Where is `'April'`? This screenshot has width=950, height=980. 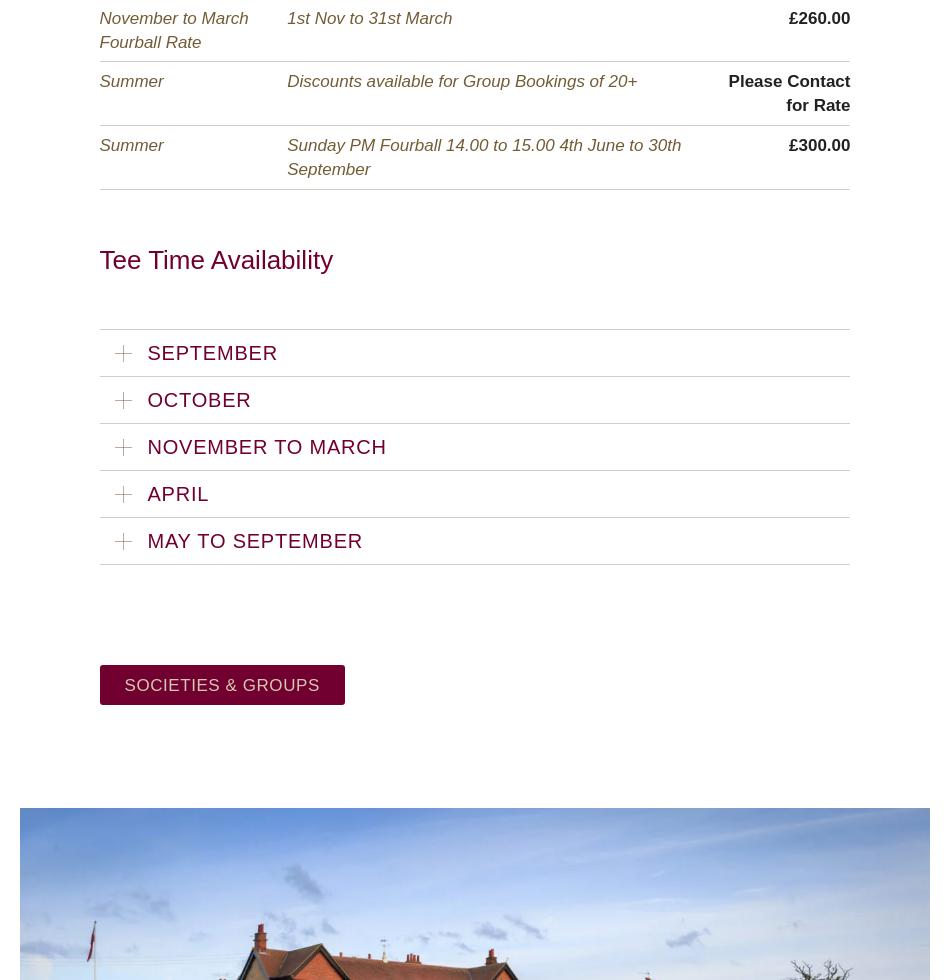 'April' is located at coordinates (146, 494).